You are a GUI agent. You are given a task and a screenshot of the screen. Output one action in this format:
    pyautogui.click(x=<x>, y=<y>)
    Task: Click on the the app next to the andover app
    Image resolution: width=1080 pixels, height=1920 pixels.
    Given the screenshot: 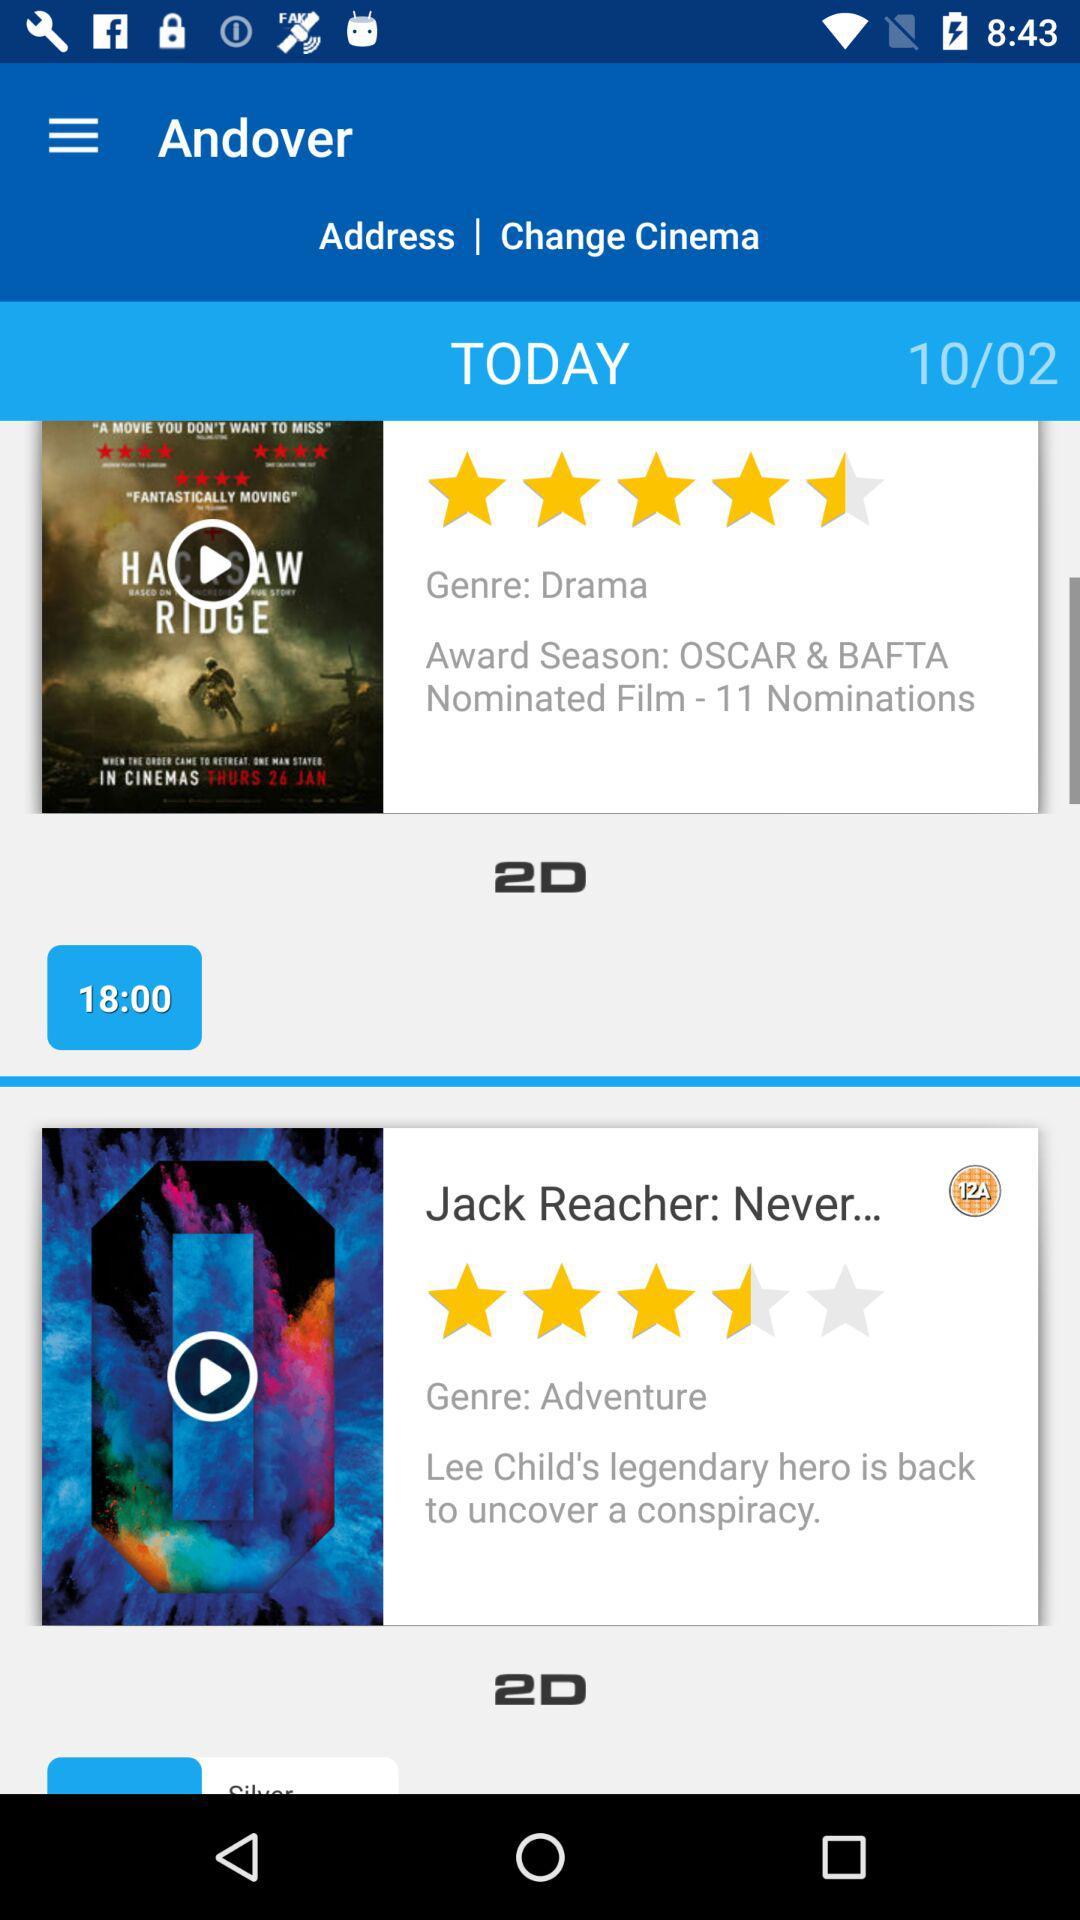 What is the action you would take?
    pyautogui.click(x=72, y=135)
    